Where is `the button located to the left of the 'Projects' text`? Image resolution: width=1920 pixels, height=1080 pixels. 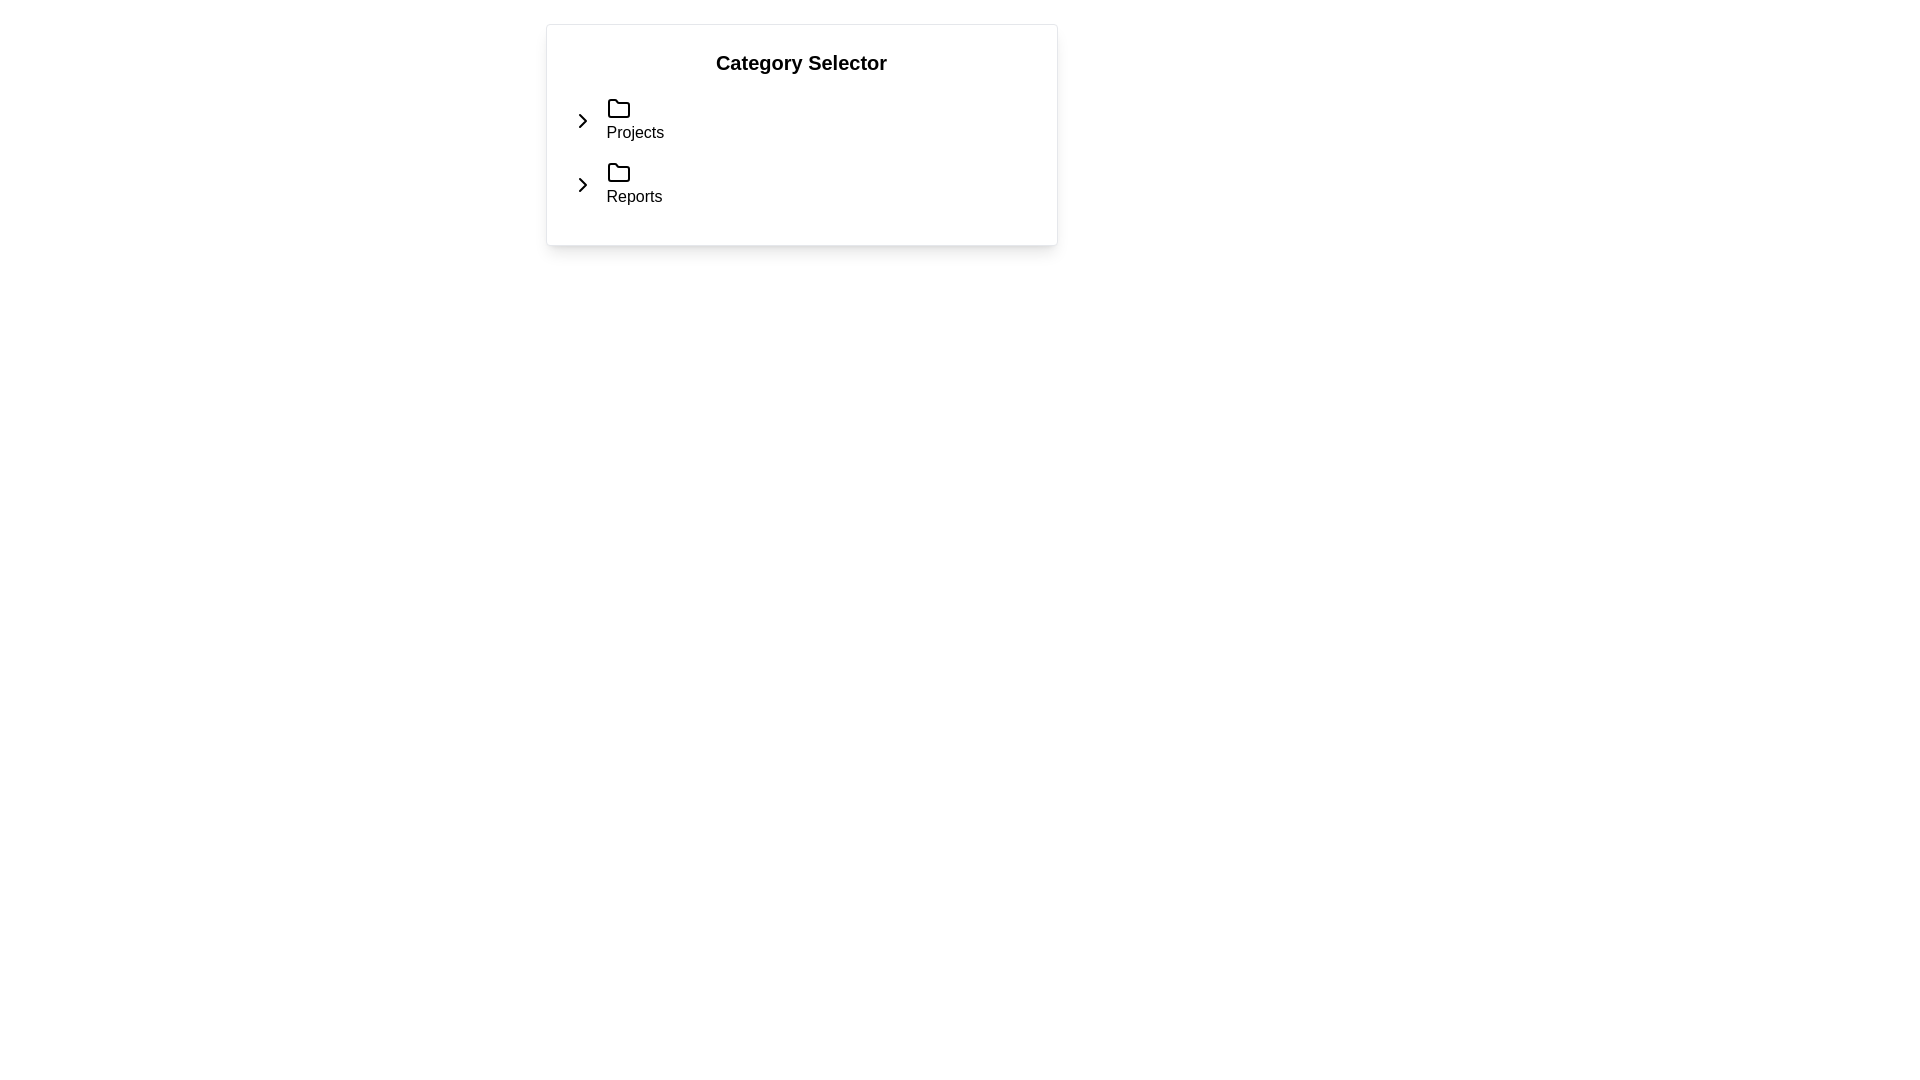 the button located to the left of the 'Projects' text is located at coordinates (581, 120).